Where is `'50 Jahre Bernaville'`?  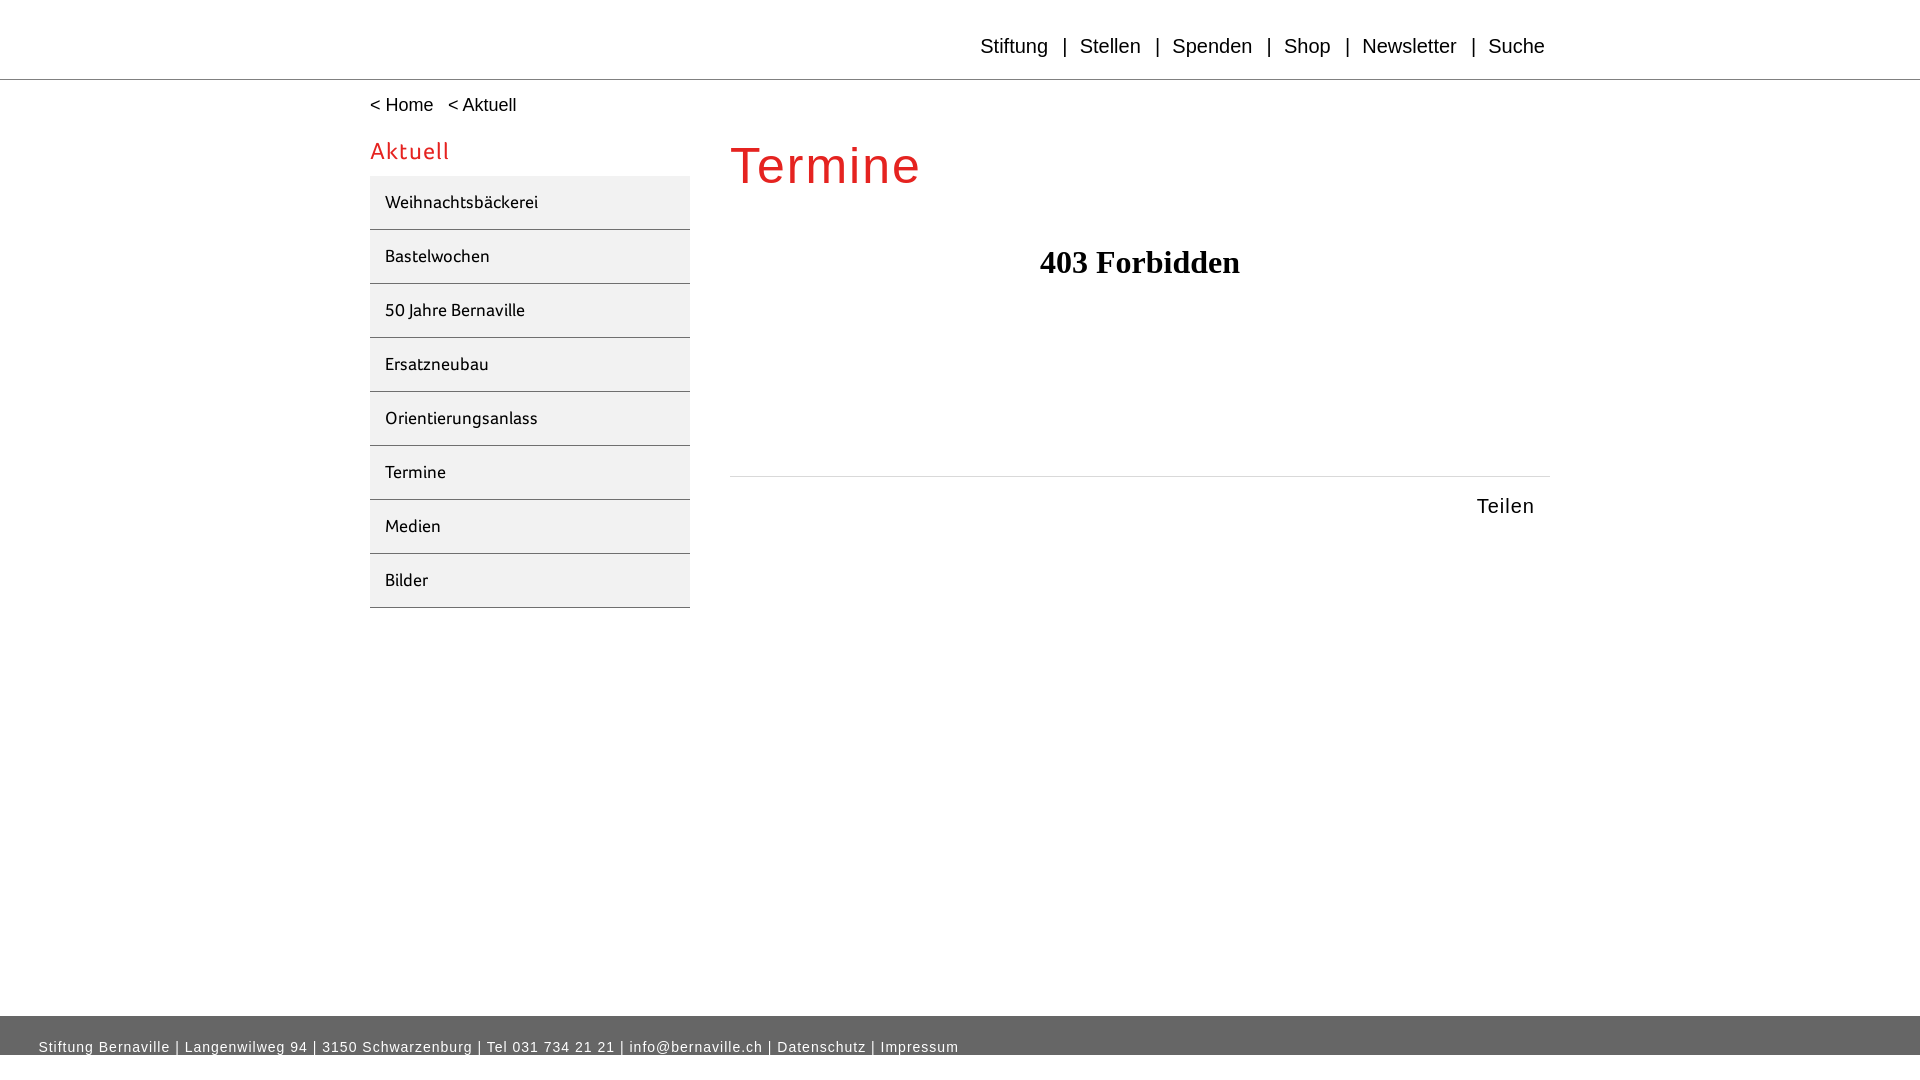 '50 Jahre Bernaville' is located at coordinates (529, 311).